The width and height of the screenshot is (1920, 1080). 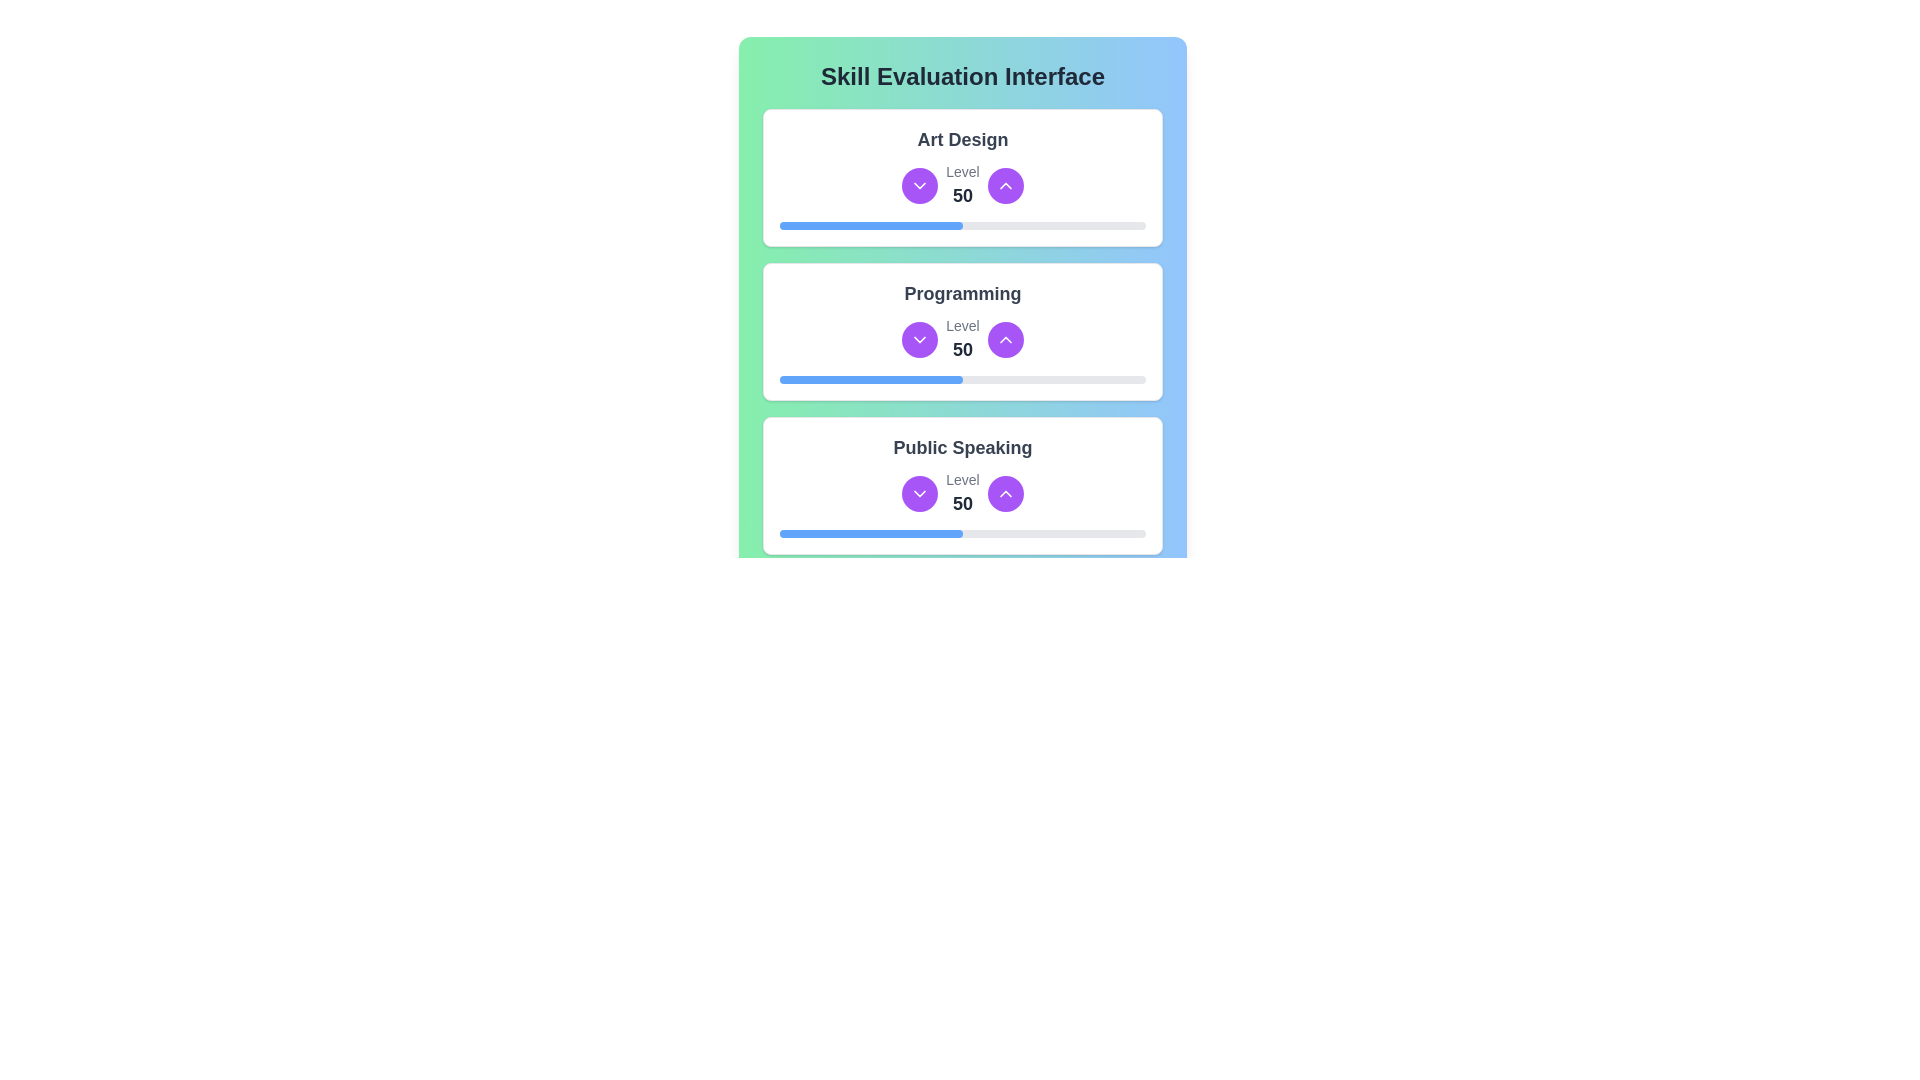 What do you see at coordinates (871, 380) in the screenshot?
I see `the progress bar segment indicating 50% completion of the 'Programming' skill, located in the second skill section` at bounding box center [871, 380].